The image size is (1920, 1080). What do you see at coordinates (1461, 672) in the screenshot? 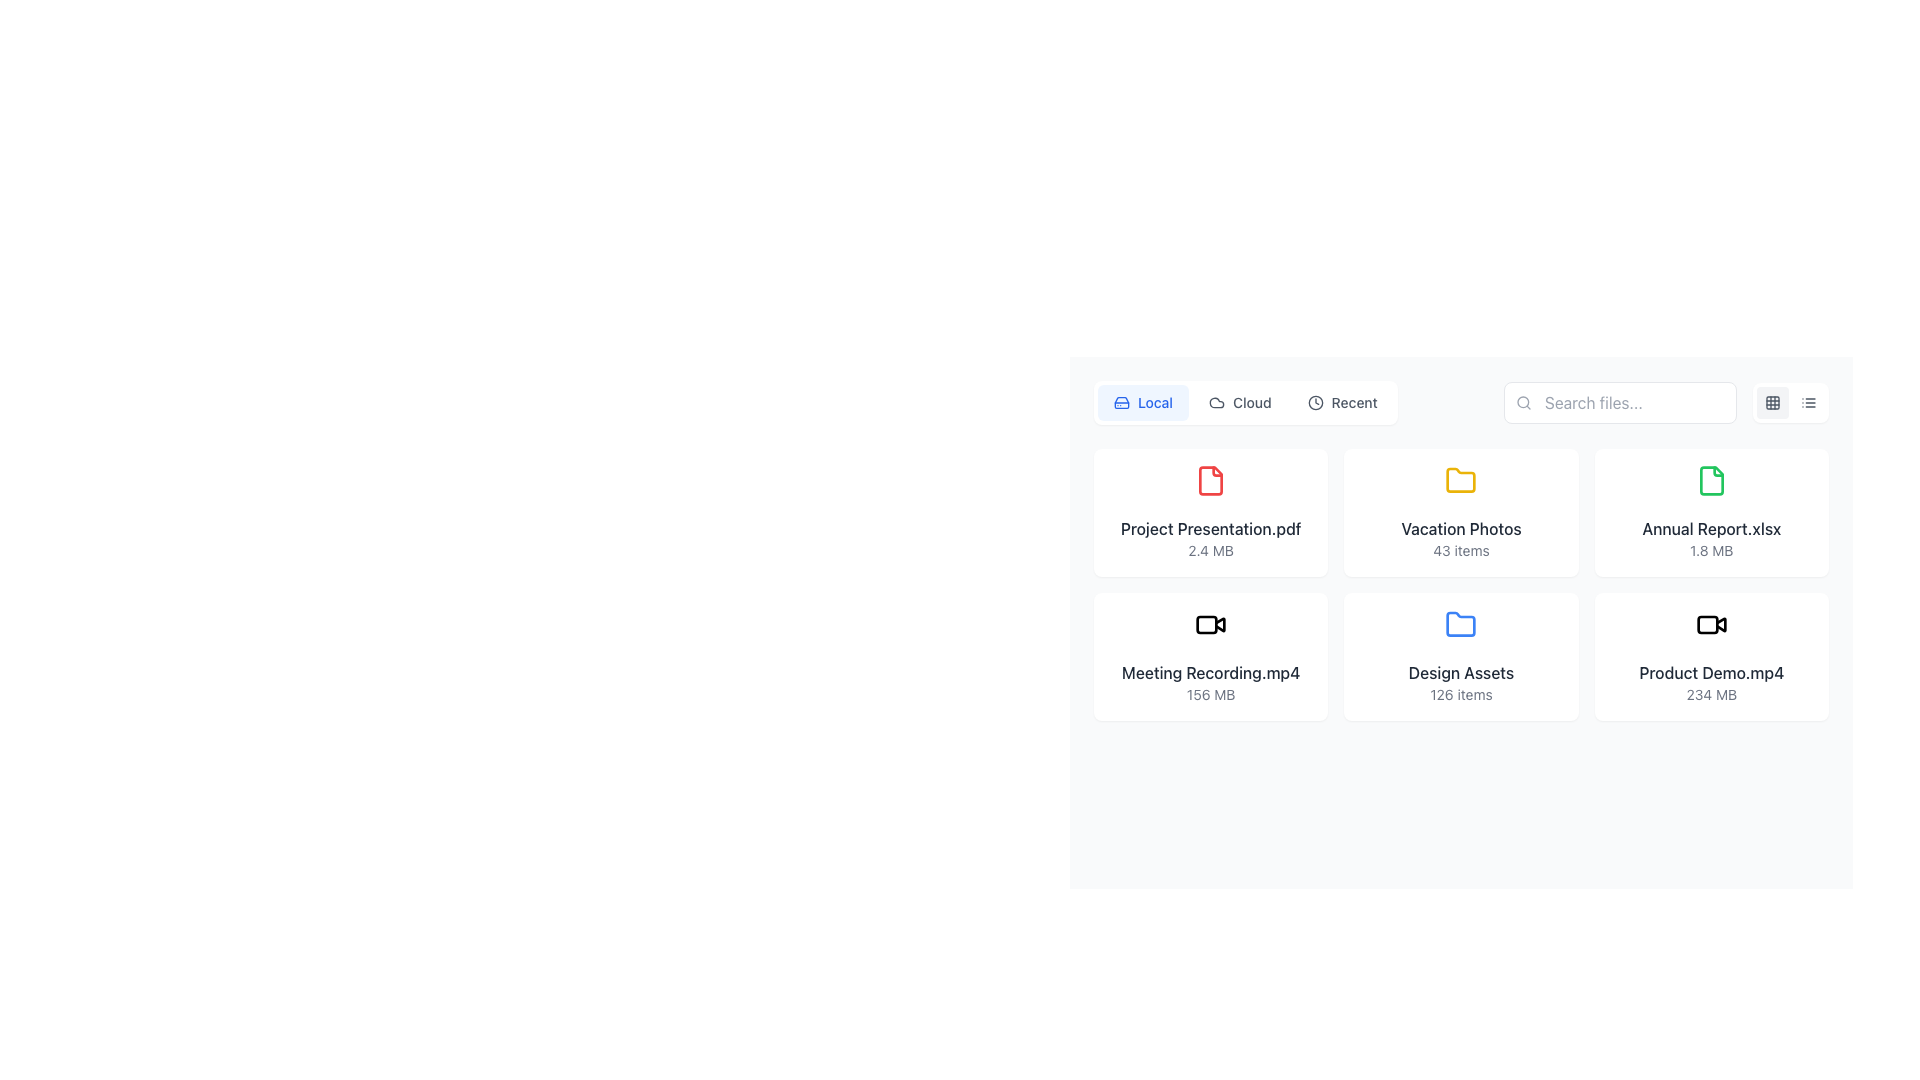
I see `text label displaying 'Design Assets' located in the second column of the second row, below the blue folder icon` at bounding box center [1461, 672].